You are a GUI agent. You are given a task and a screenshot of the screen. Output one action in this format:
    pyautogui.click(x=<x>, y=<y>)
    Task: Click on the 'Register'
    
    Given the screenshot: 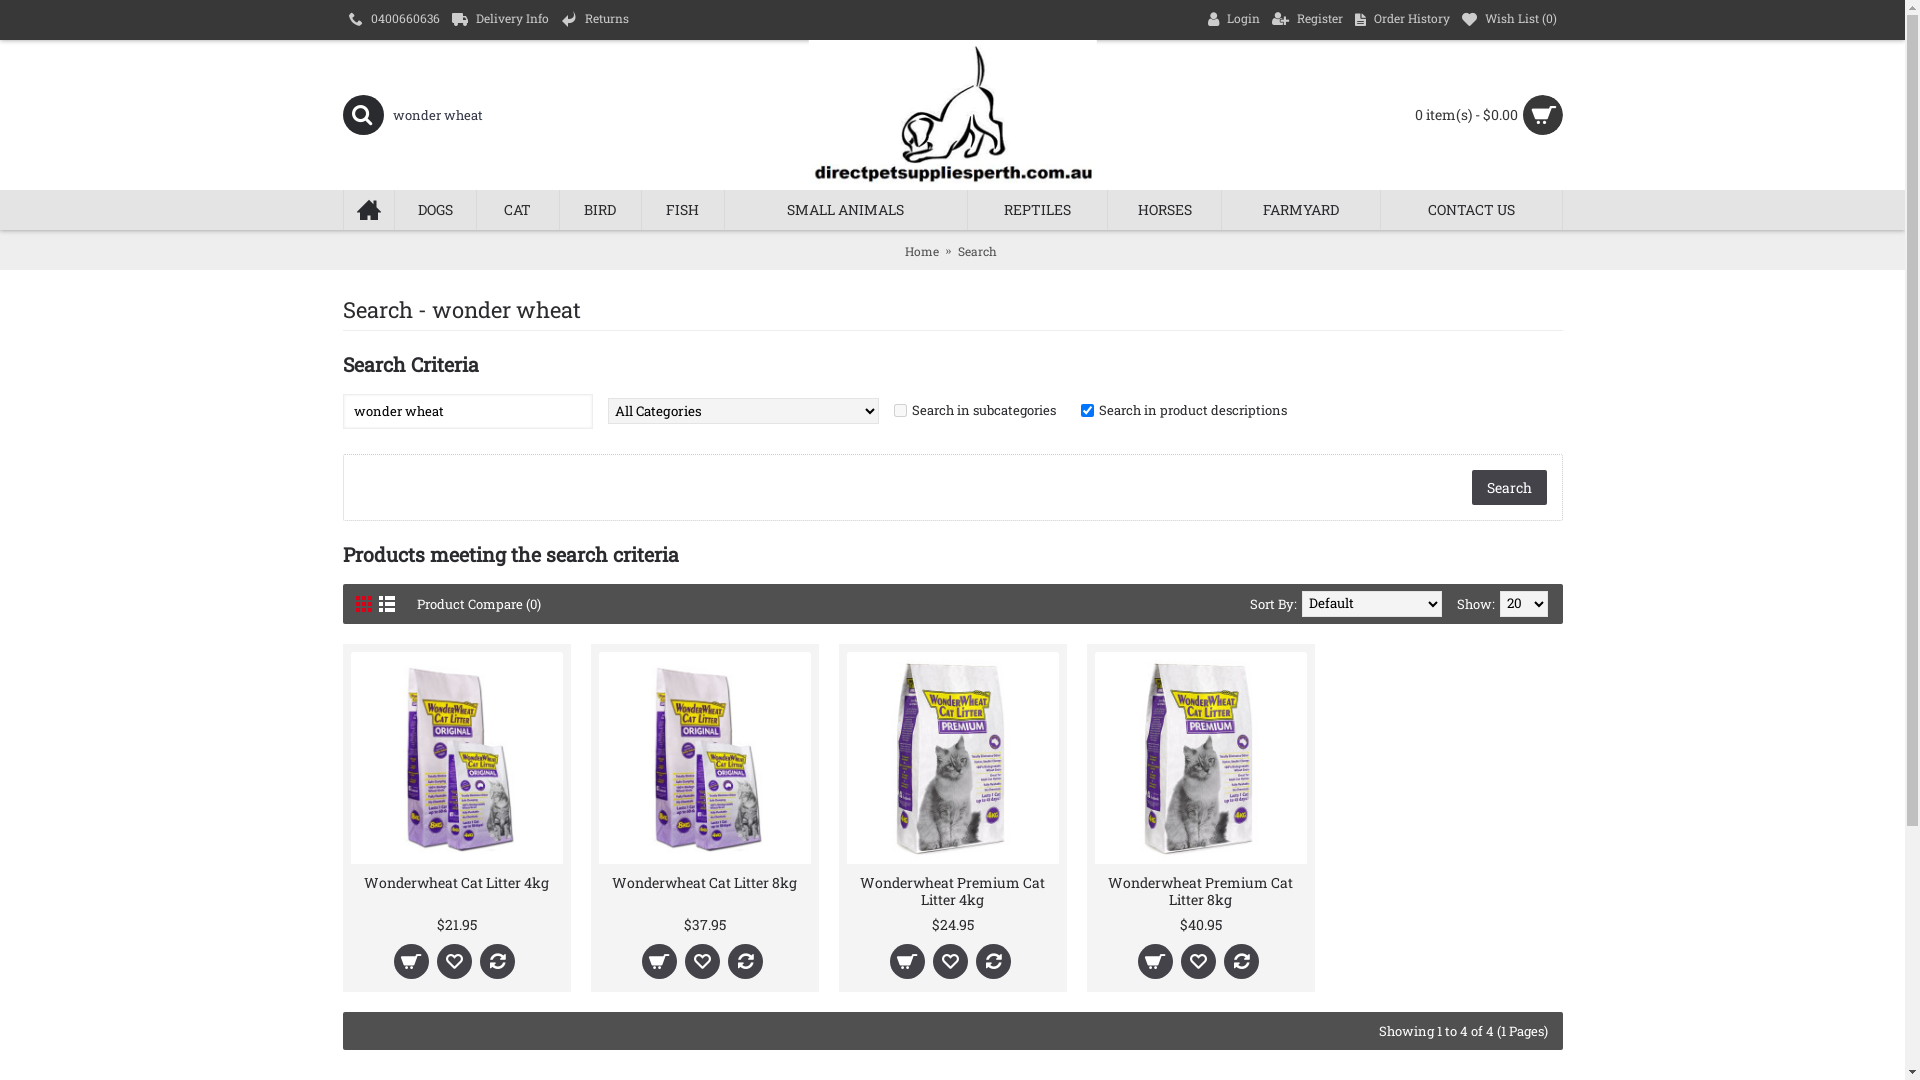 What is the action you would take?
    pyautogui.click(x=1307, y=19)
    